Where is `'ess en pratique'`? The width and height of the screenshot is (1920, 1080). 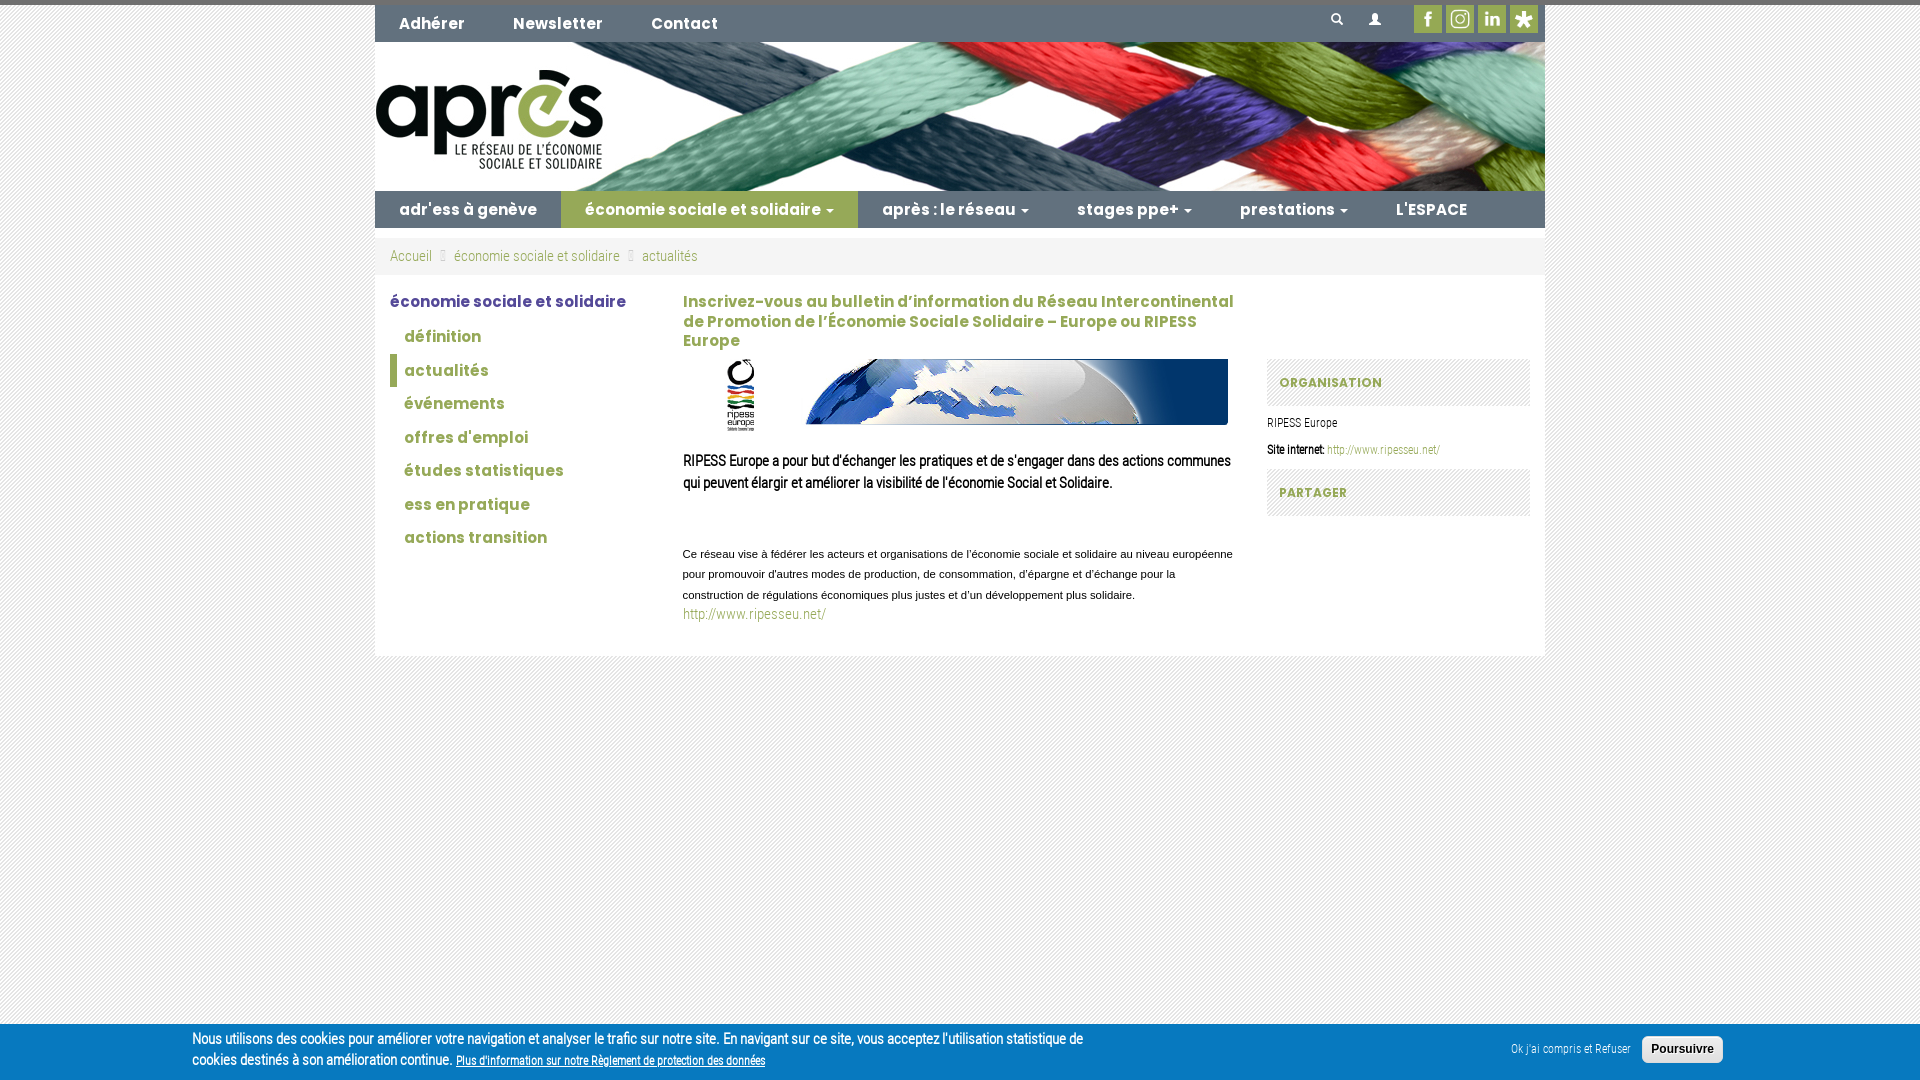 'ess en pratique' is located at coordinates (521, 503).